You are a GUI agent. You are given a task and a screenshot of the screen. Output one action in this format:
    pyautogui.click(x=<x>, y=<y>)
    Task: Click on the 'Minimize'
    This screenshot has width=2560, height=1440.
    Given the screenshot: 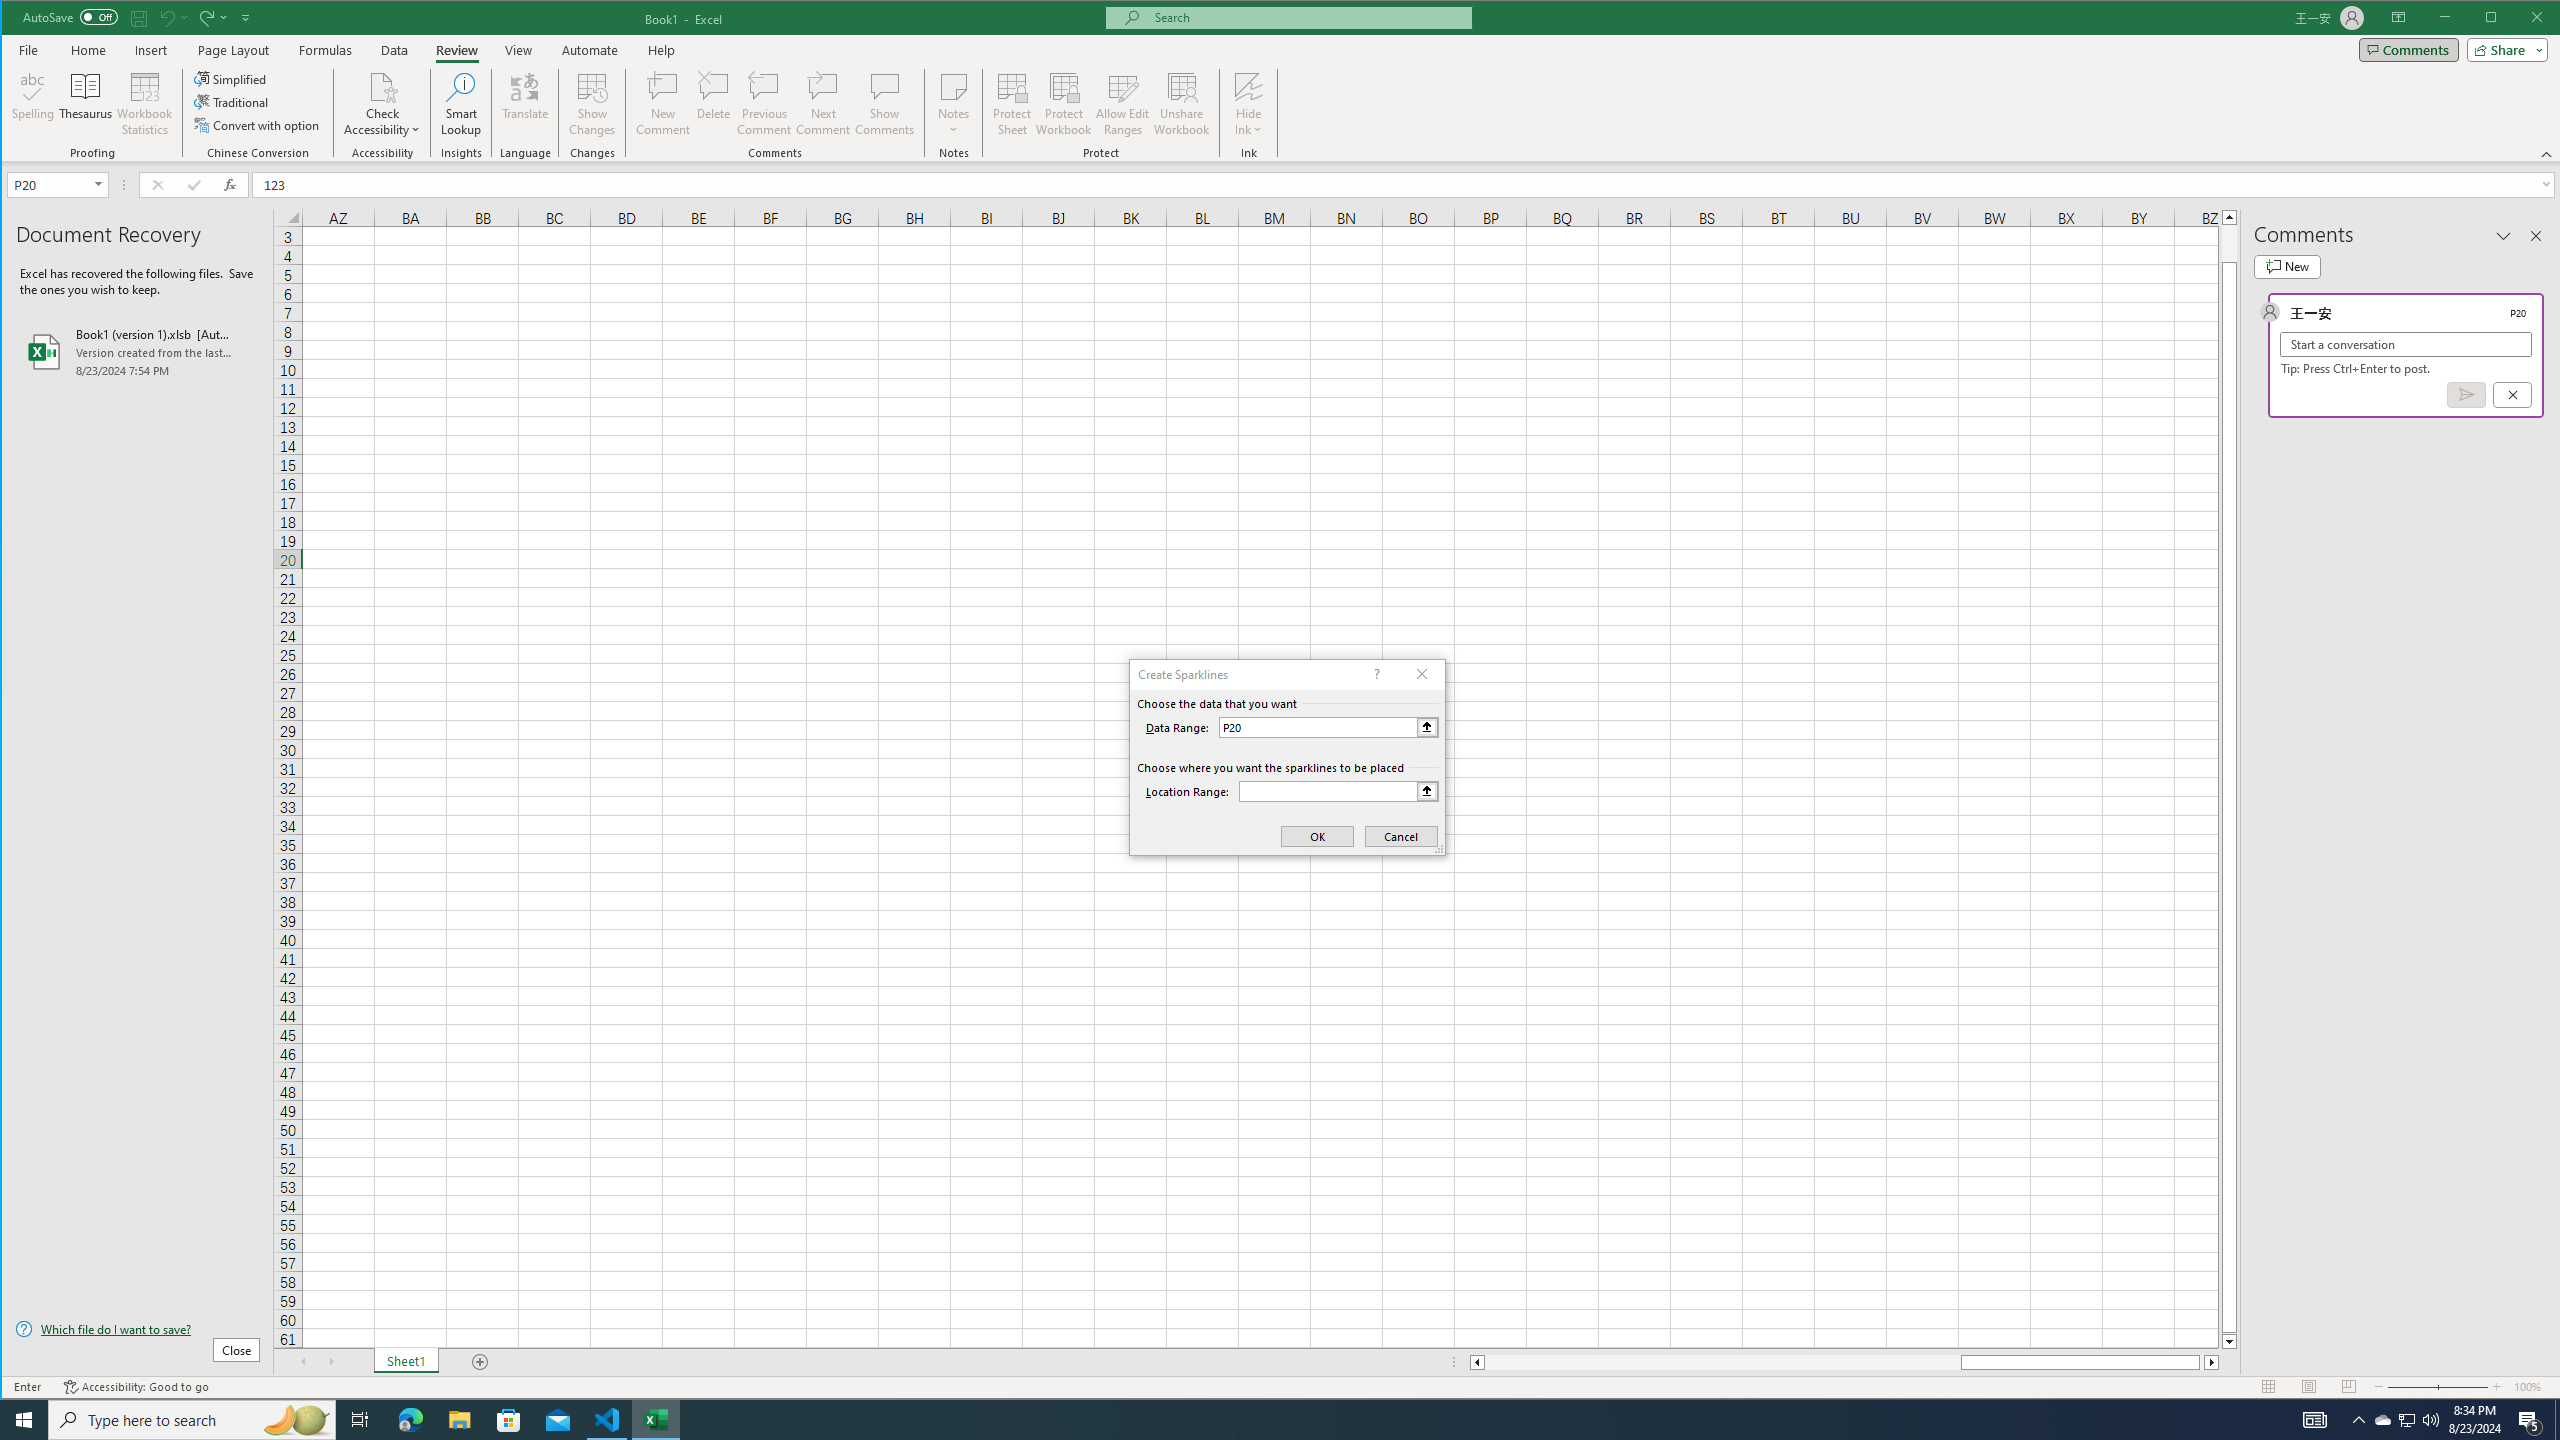 What is the action you would take?
    pyautogui.click(x=2496, y=19)
    